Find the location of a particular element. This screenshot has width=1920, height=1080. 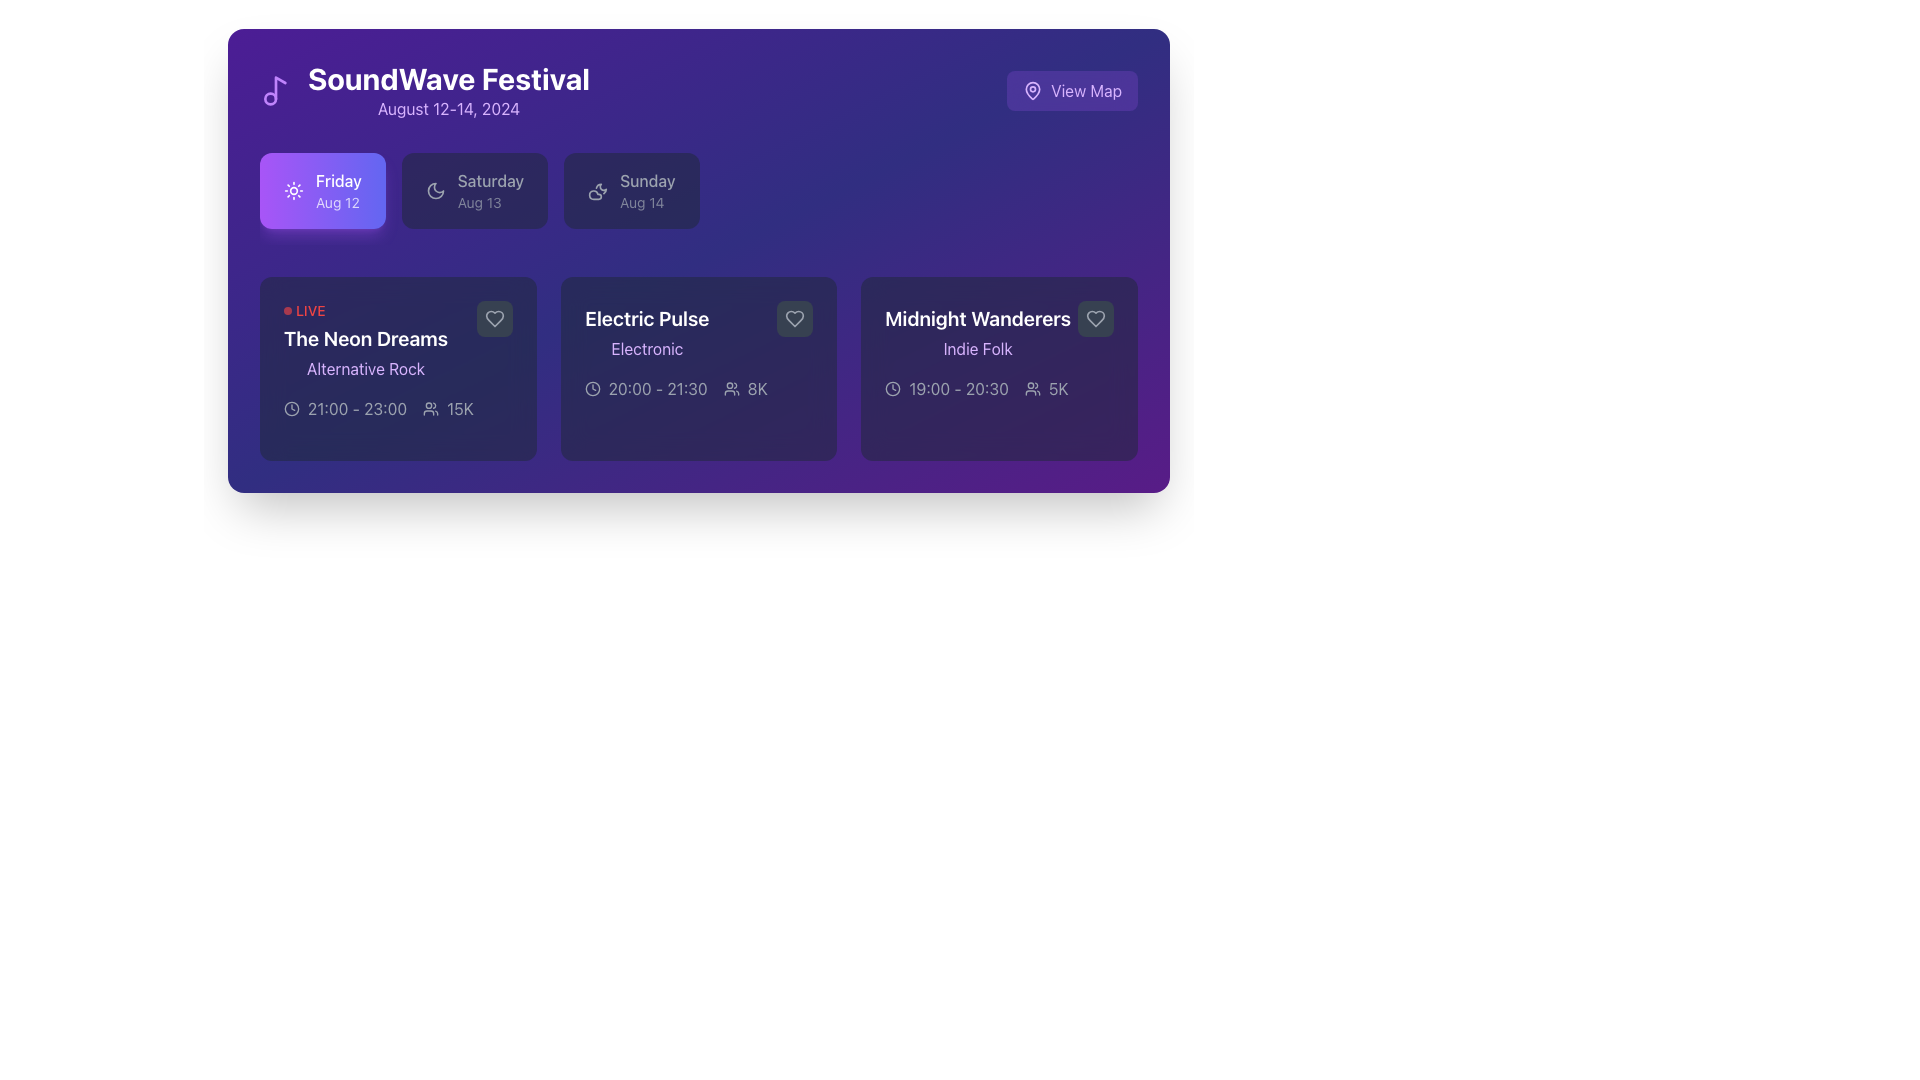

assistive technologies is located at coordinates (1033, 91).